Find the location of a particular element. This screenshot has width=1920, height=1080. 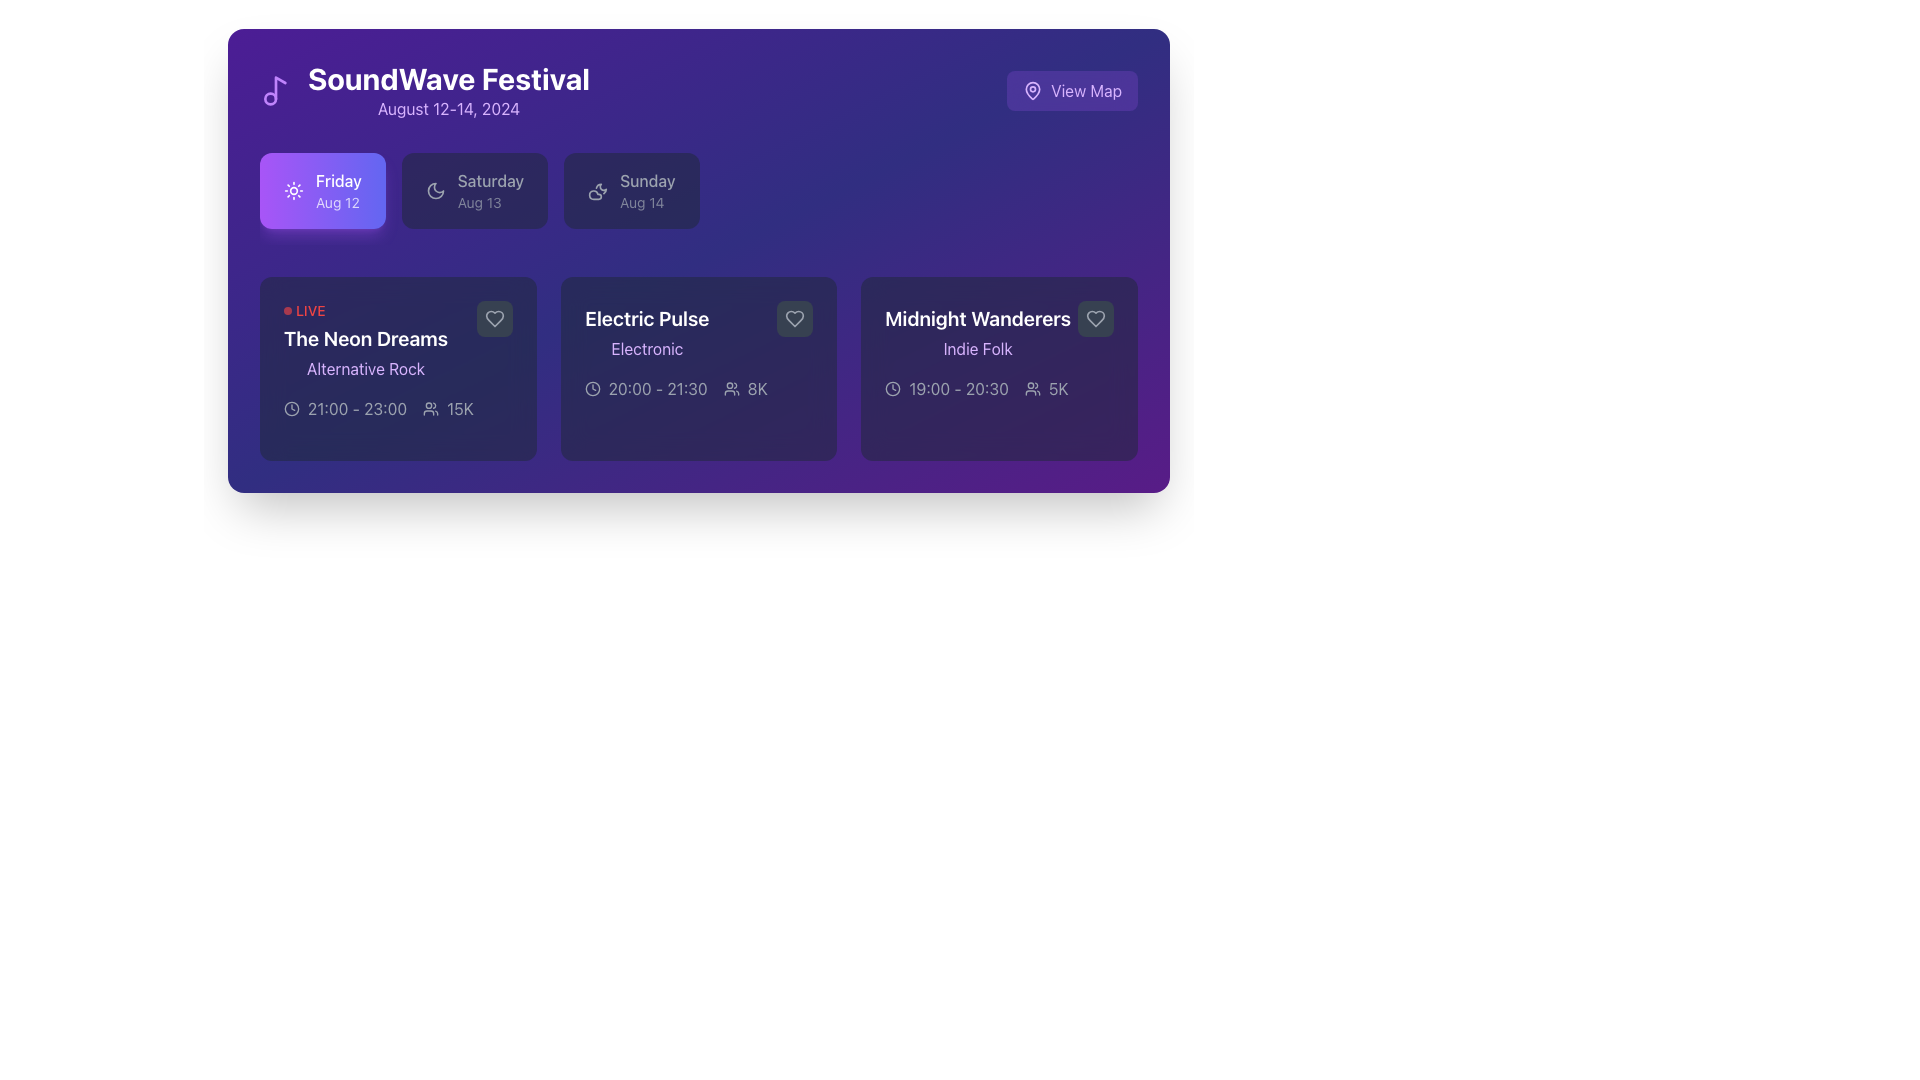

assistive technologies is located at coordinates (1033, 91).